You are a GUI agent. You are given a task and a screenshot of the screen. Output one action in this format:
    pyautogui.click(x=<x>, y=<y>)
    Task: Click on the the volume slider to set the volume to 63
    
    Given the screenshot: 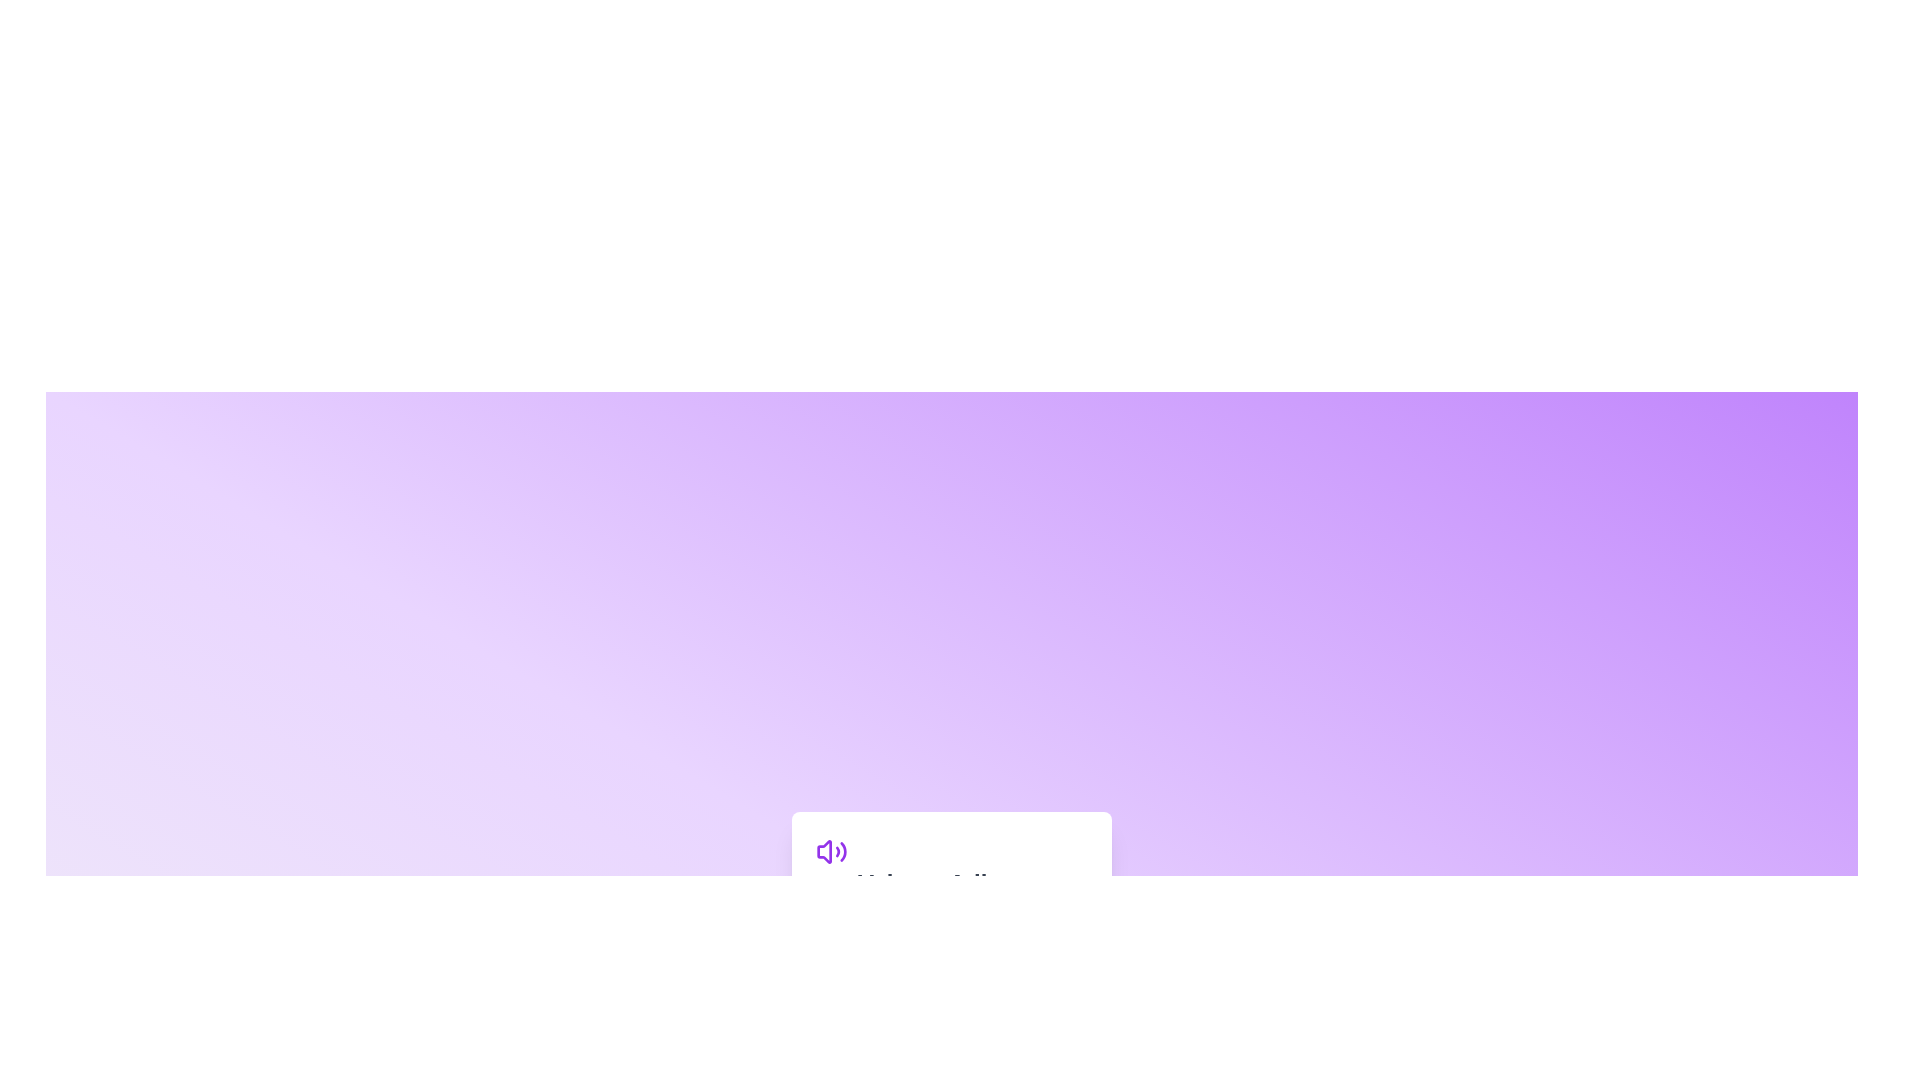 What is the action you would take?
    pyautogui.click(x=987, y=929)
    